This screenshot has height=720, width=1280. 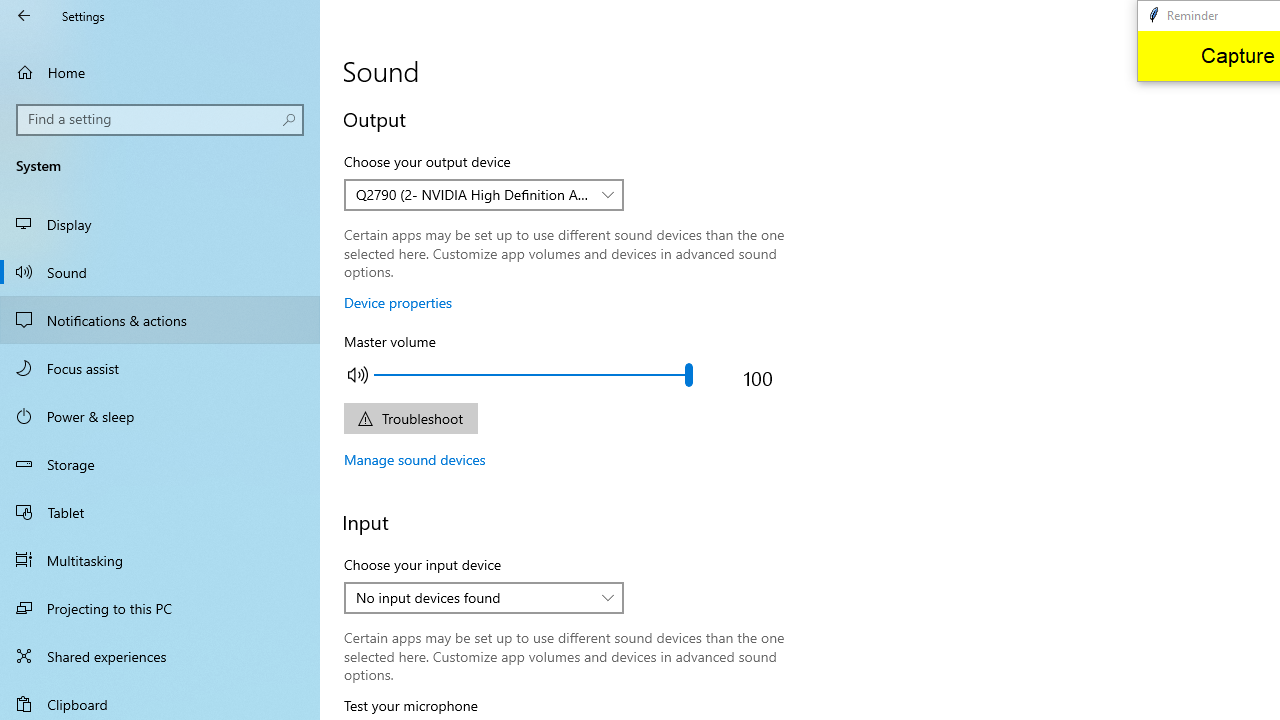 What do you see at coordinates (160, 319) in the screenshot?
I see `'Notifications & actions'` at bounding box center [160, 319].